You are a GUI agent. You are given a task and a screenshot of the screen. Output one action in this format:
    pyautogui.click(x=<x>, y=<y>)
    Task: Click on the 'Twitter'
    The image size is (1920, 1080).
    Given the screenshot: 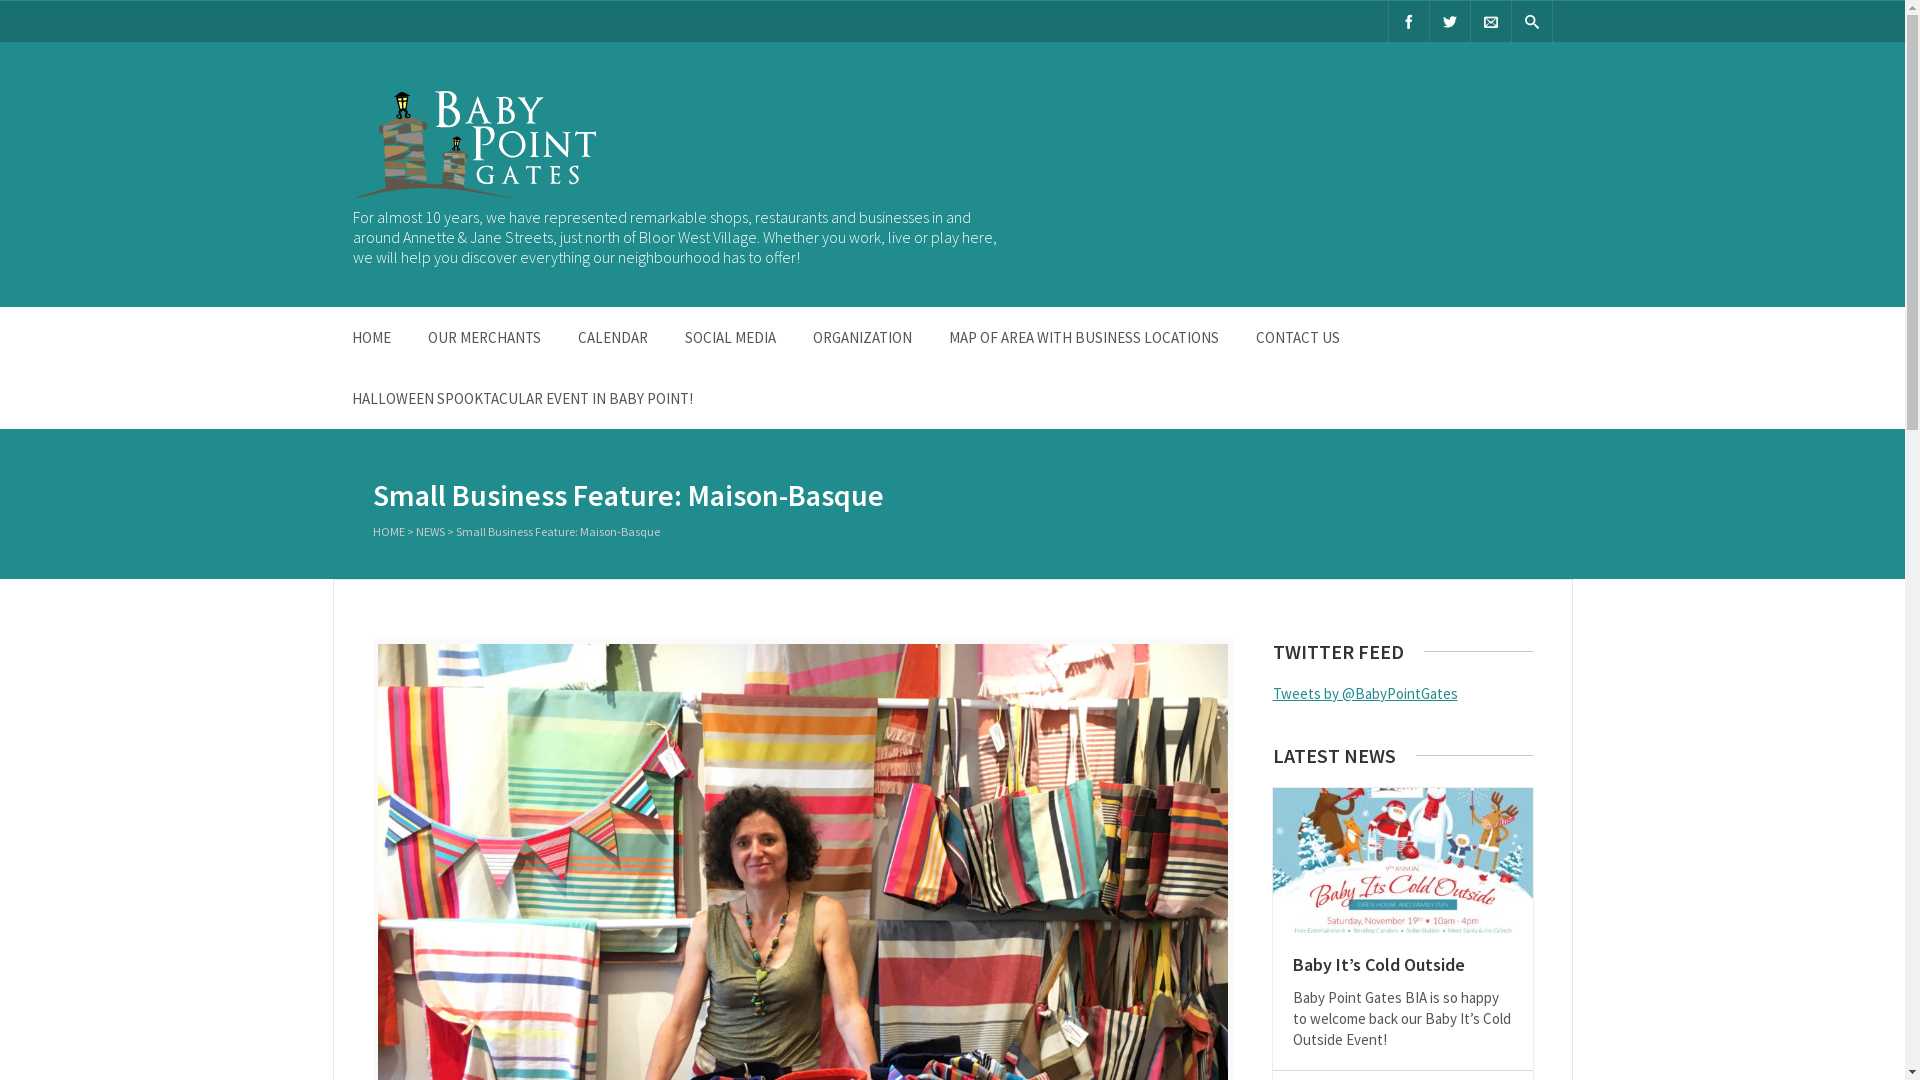 What is the action you would take?
    pyautogui.click(x=1449, y=21)
    